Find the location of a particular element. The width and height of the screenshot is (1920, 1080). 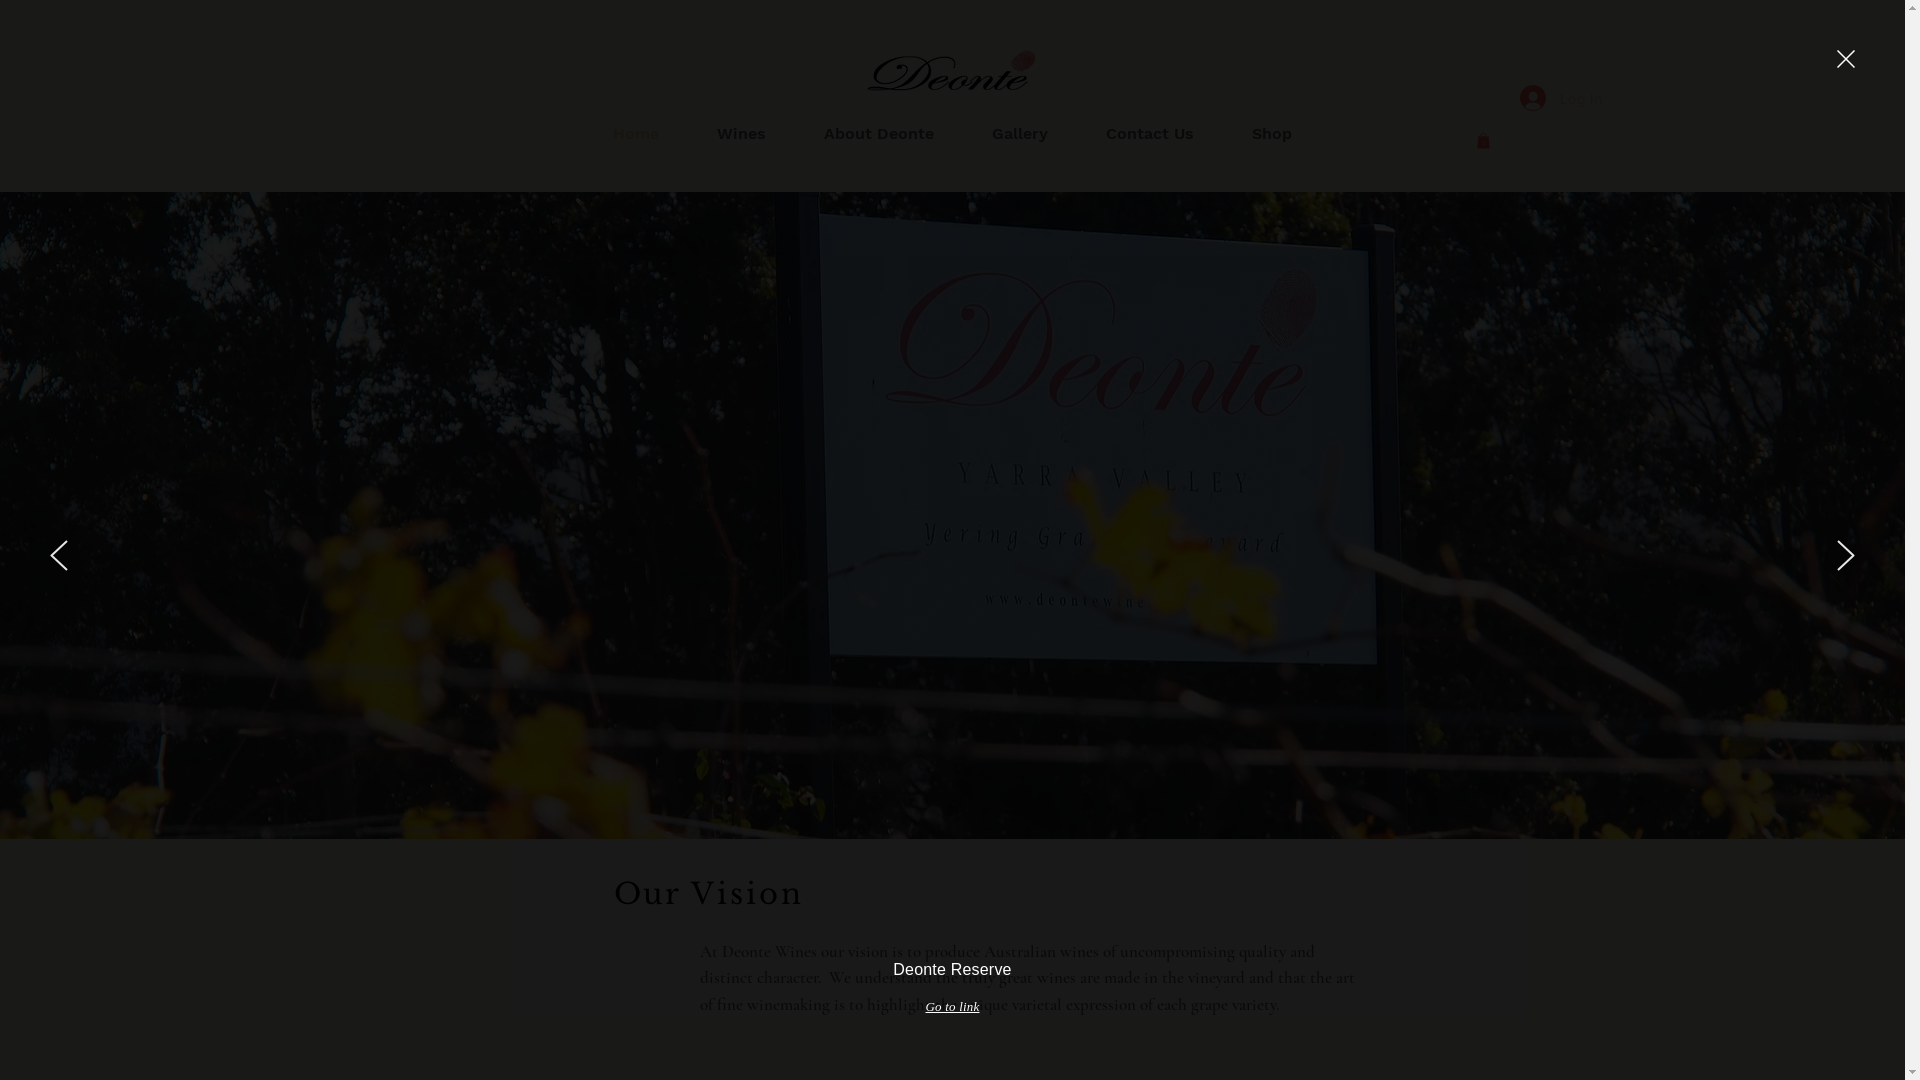

'Contact Us' is located at coordinates (1148, 134).